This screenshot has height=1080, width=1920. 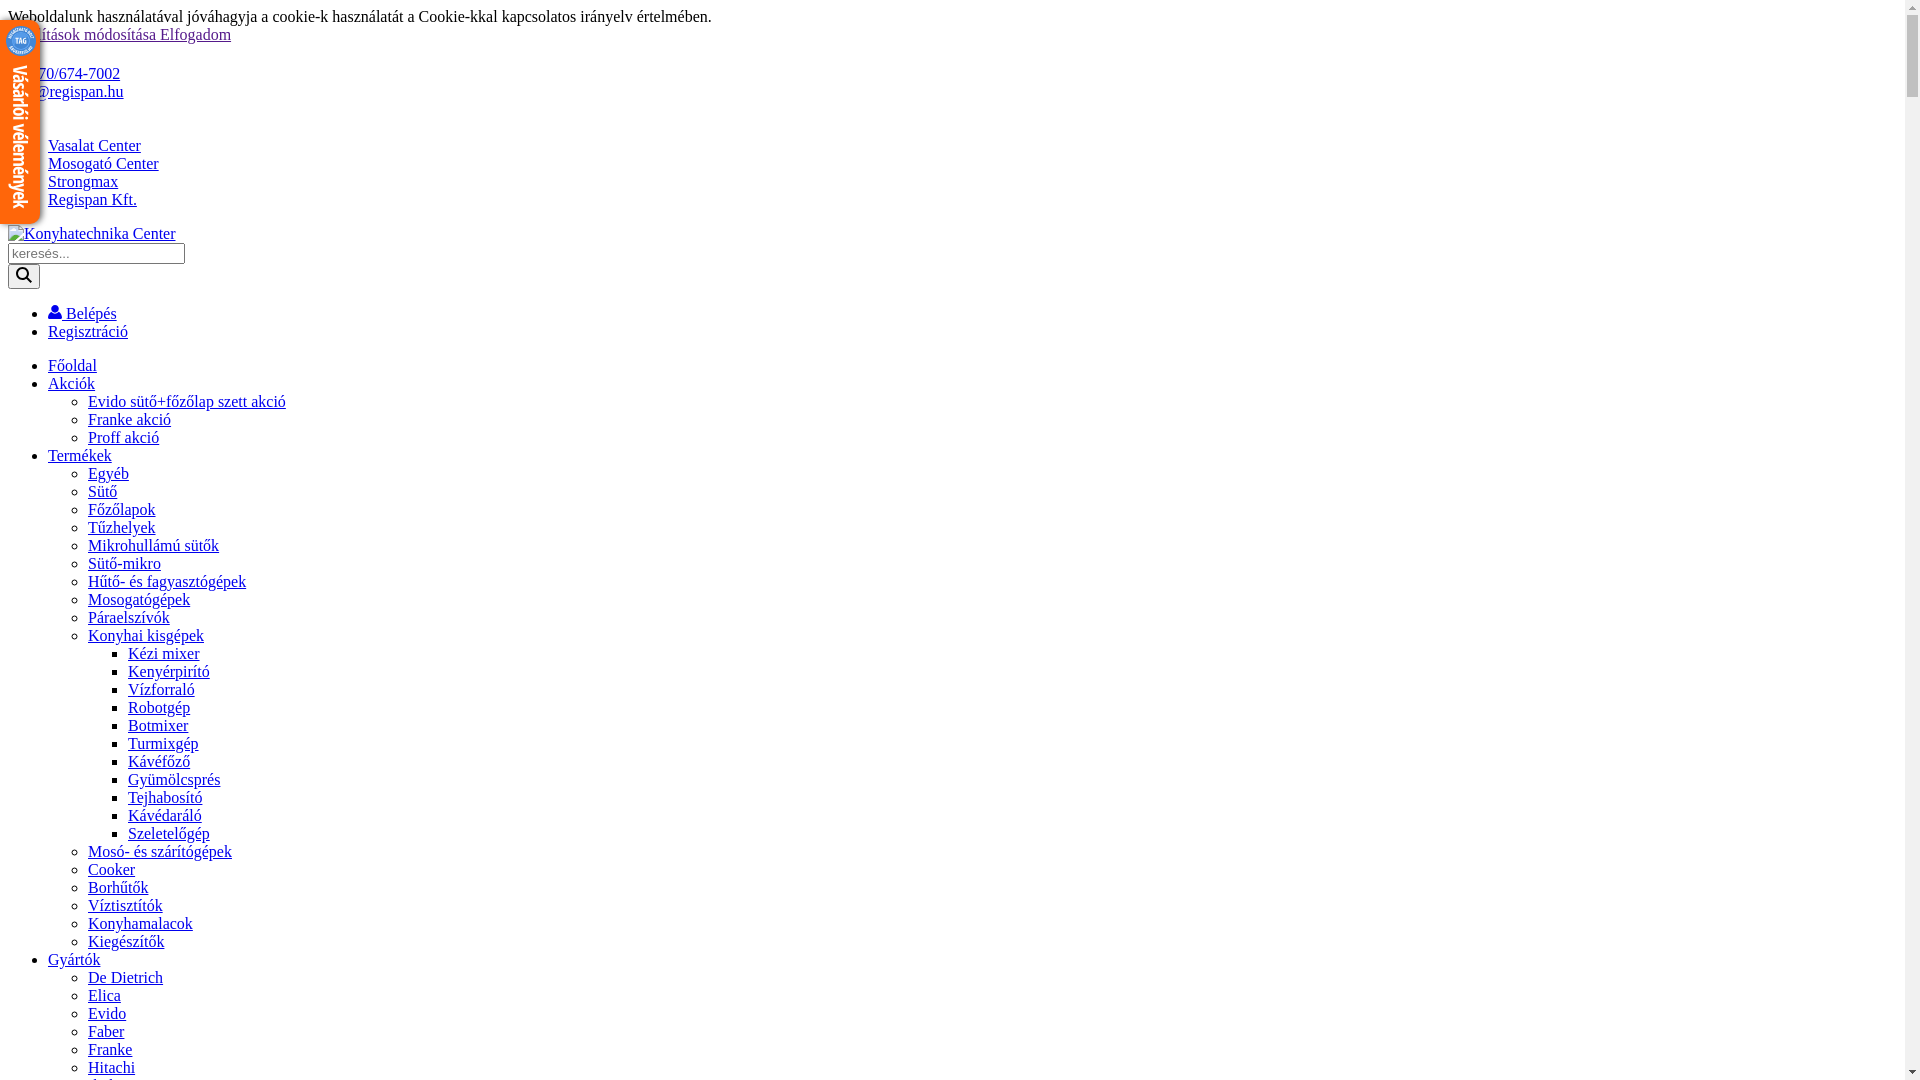 What do you see at coordinates (195, 34) in the screenshot?
I see `'Elfogadom'` at bounding box center [195, 34].